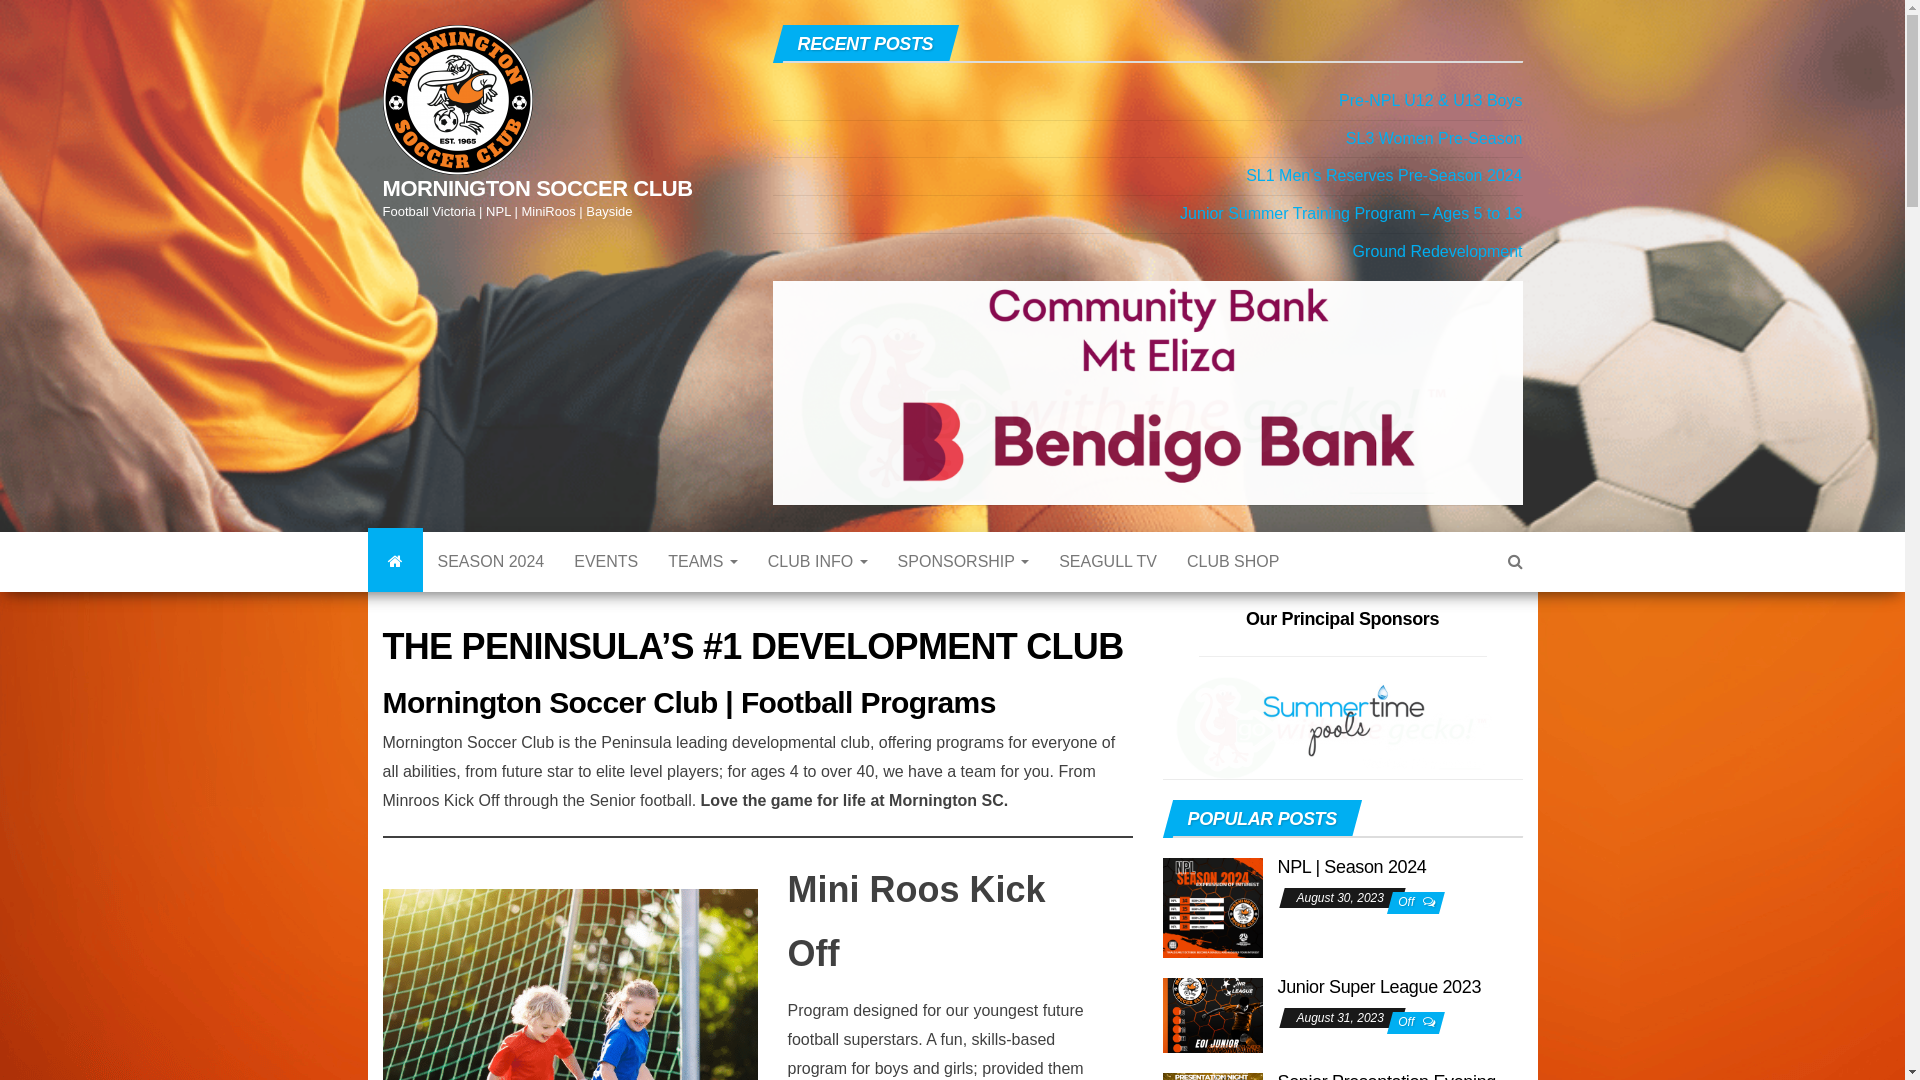 The image size is (1920, 1080). What do you see at coordinates (964, 589) in the screenshot?
I see `'SPONSORSHIP'` at bounding box center [964, 589].